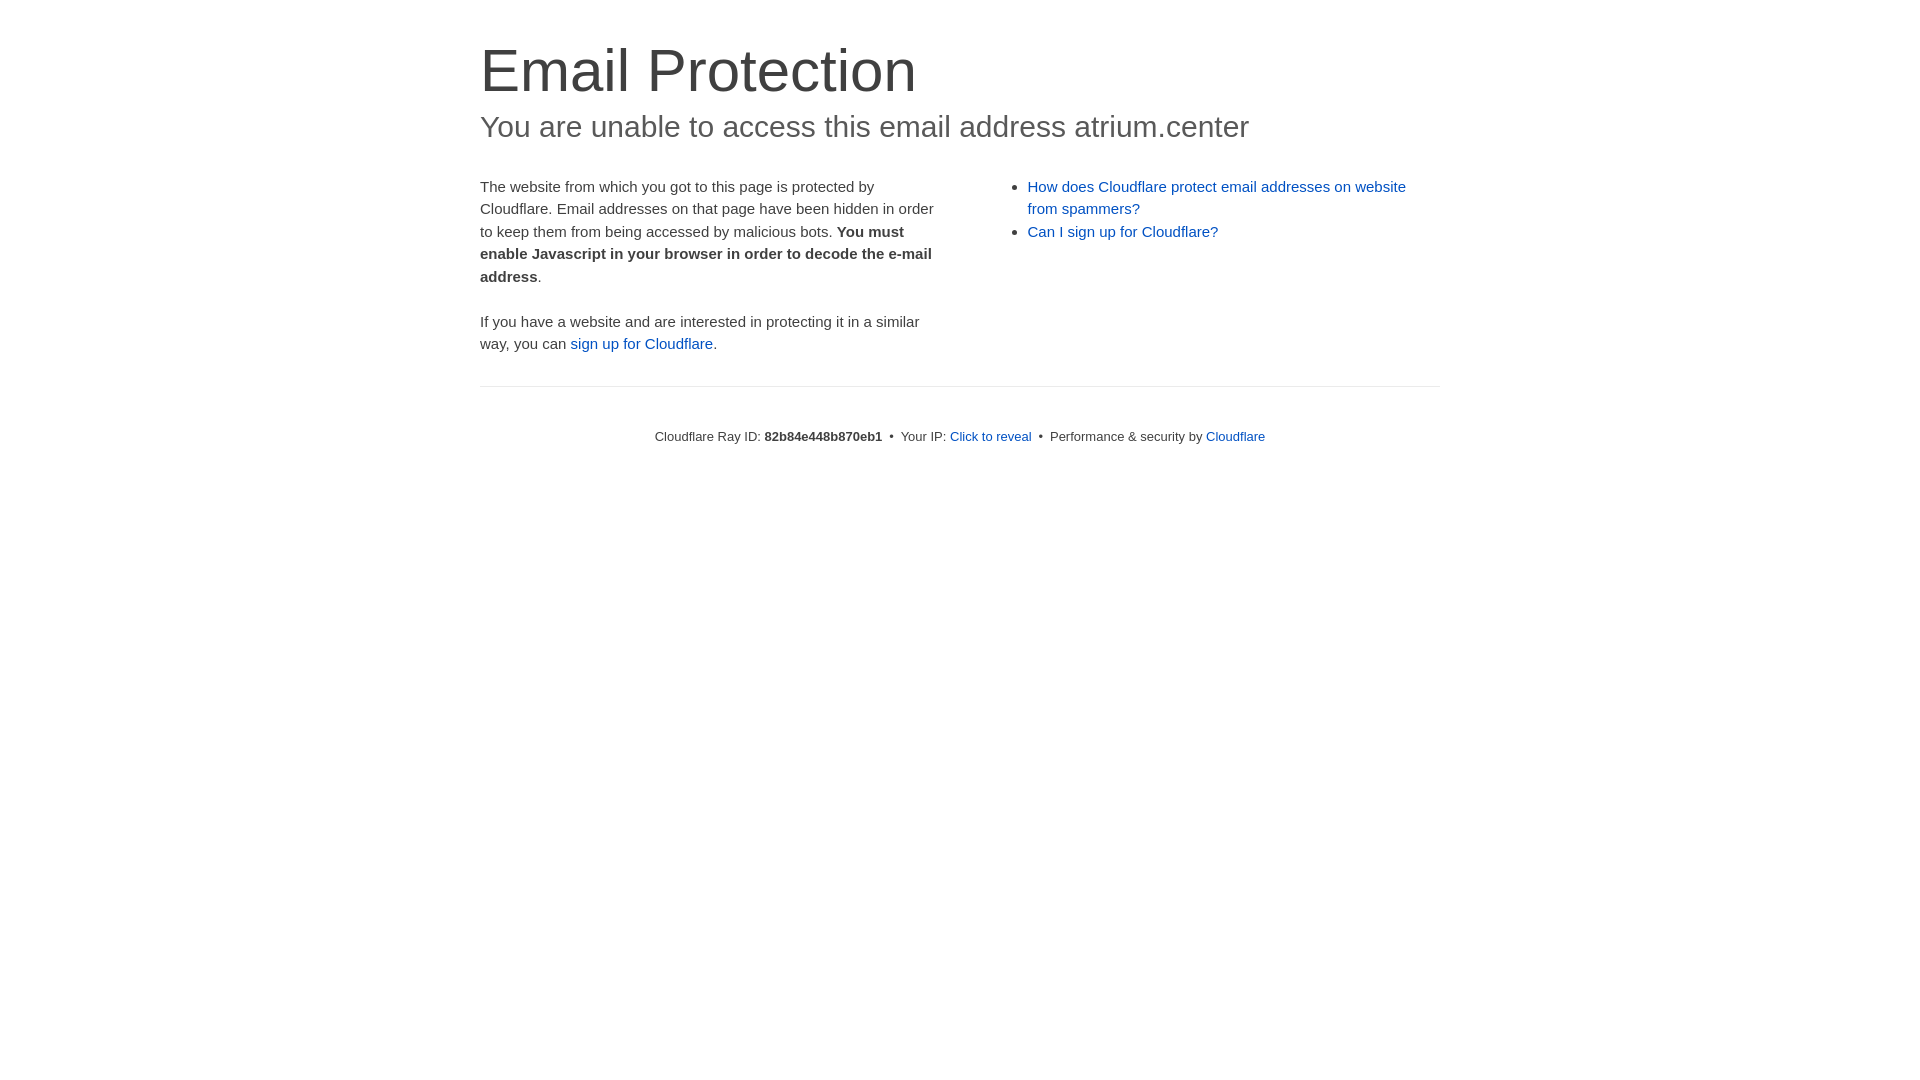 Image resolution: width=1920 pixels, height=1080 pixels. What do you see at coordinates (949, 435) in the screenshot?
I see `'Click to reveal'` at bounding box center [949, 435].